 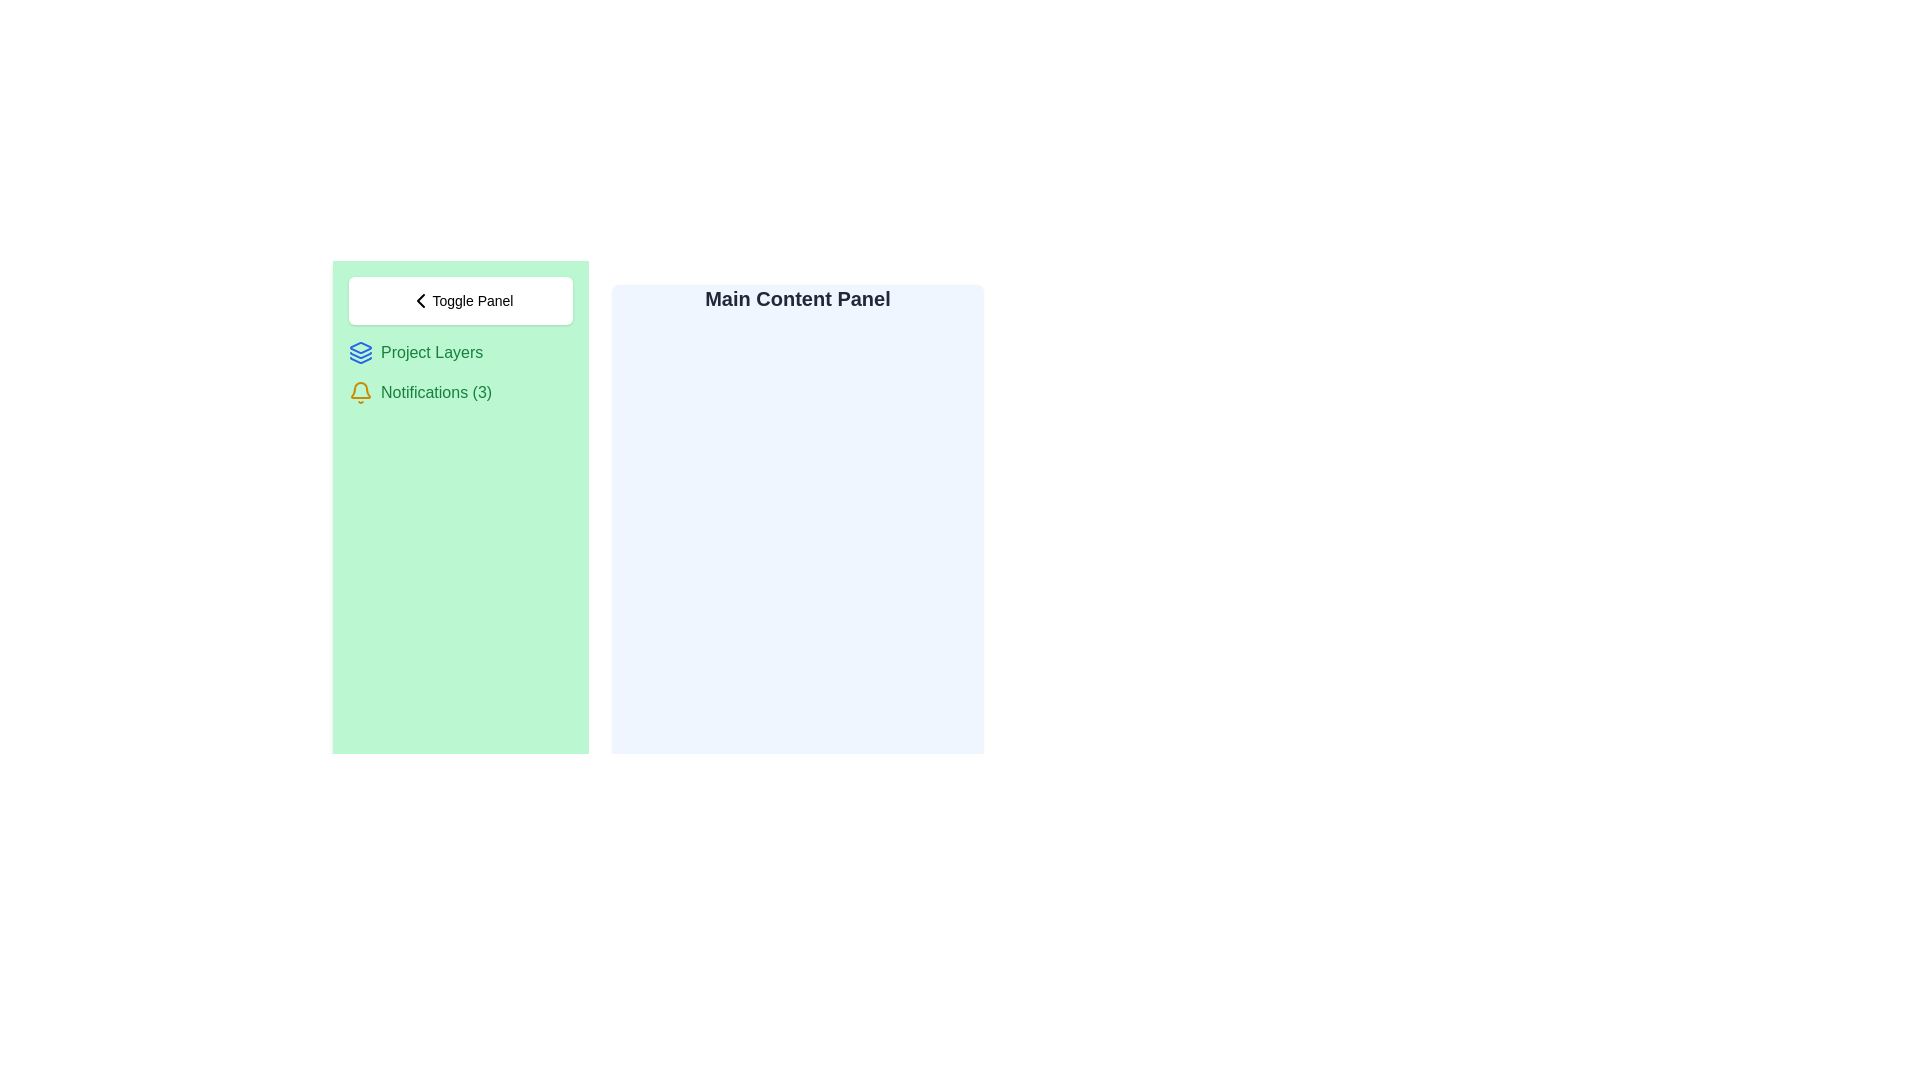 What do you see at coordinates (431, 352) in the screenshot?
I see `the static text label 'Project Layers' located to the right of the layered squares icon in the sidebar menu` at bounding box center [431, 352].